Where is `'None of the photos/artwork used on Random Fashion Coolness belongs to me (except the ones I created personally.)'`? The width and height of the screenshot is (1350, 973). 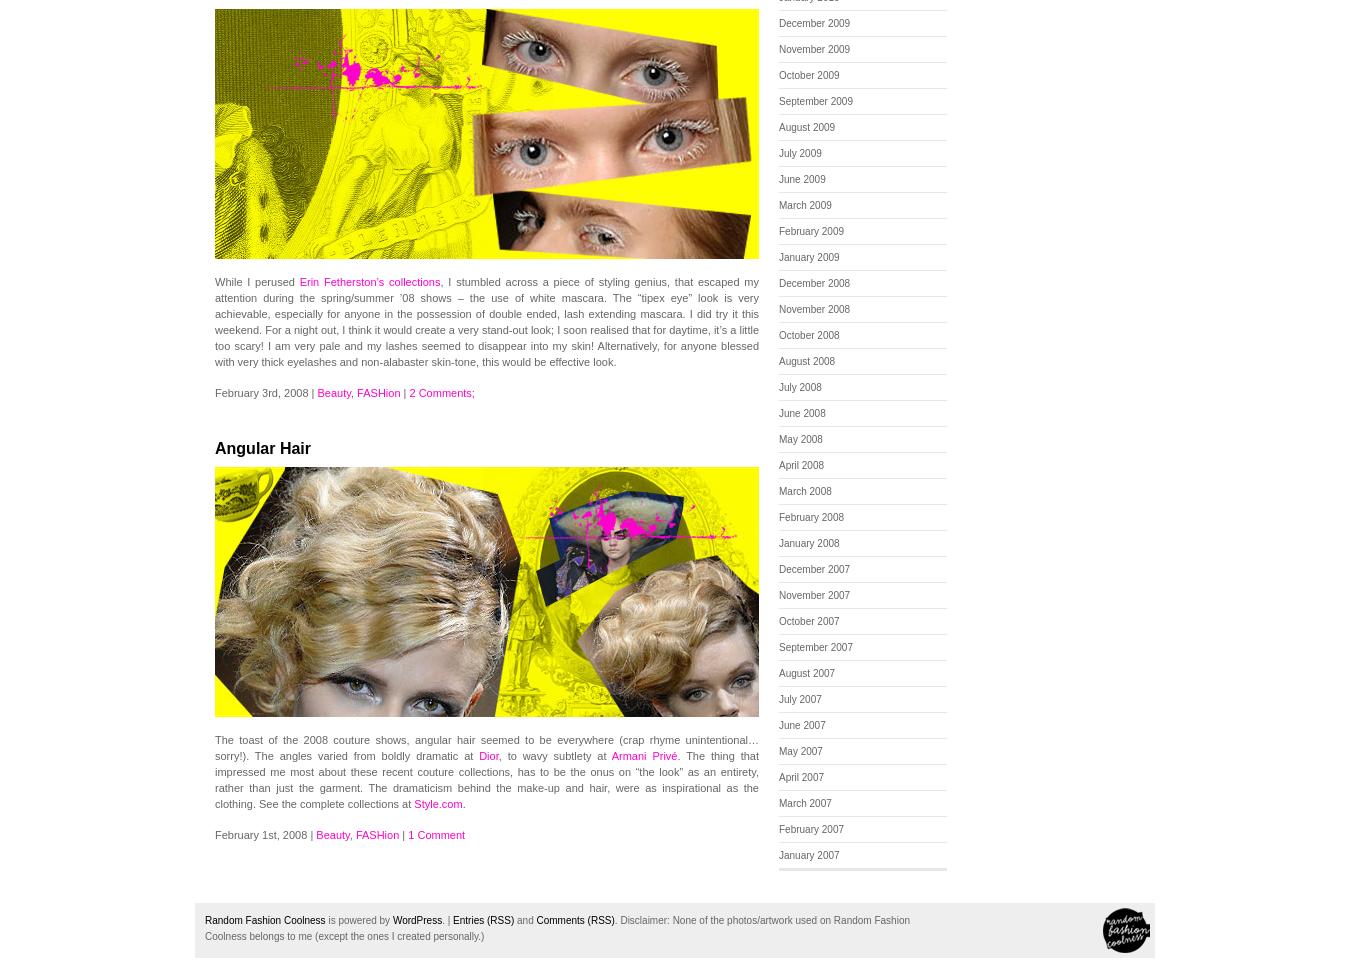
'None of the photos/artwork used on Random Fashion Coolness belongs to me (except the ones I created personally.)' is located at coordinates (205, 927).